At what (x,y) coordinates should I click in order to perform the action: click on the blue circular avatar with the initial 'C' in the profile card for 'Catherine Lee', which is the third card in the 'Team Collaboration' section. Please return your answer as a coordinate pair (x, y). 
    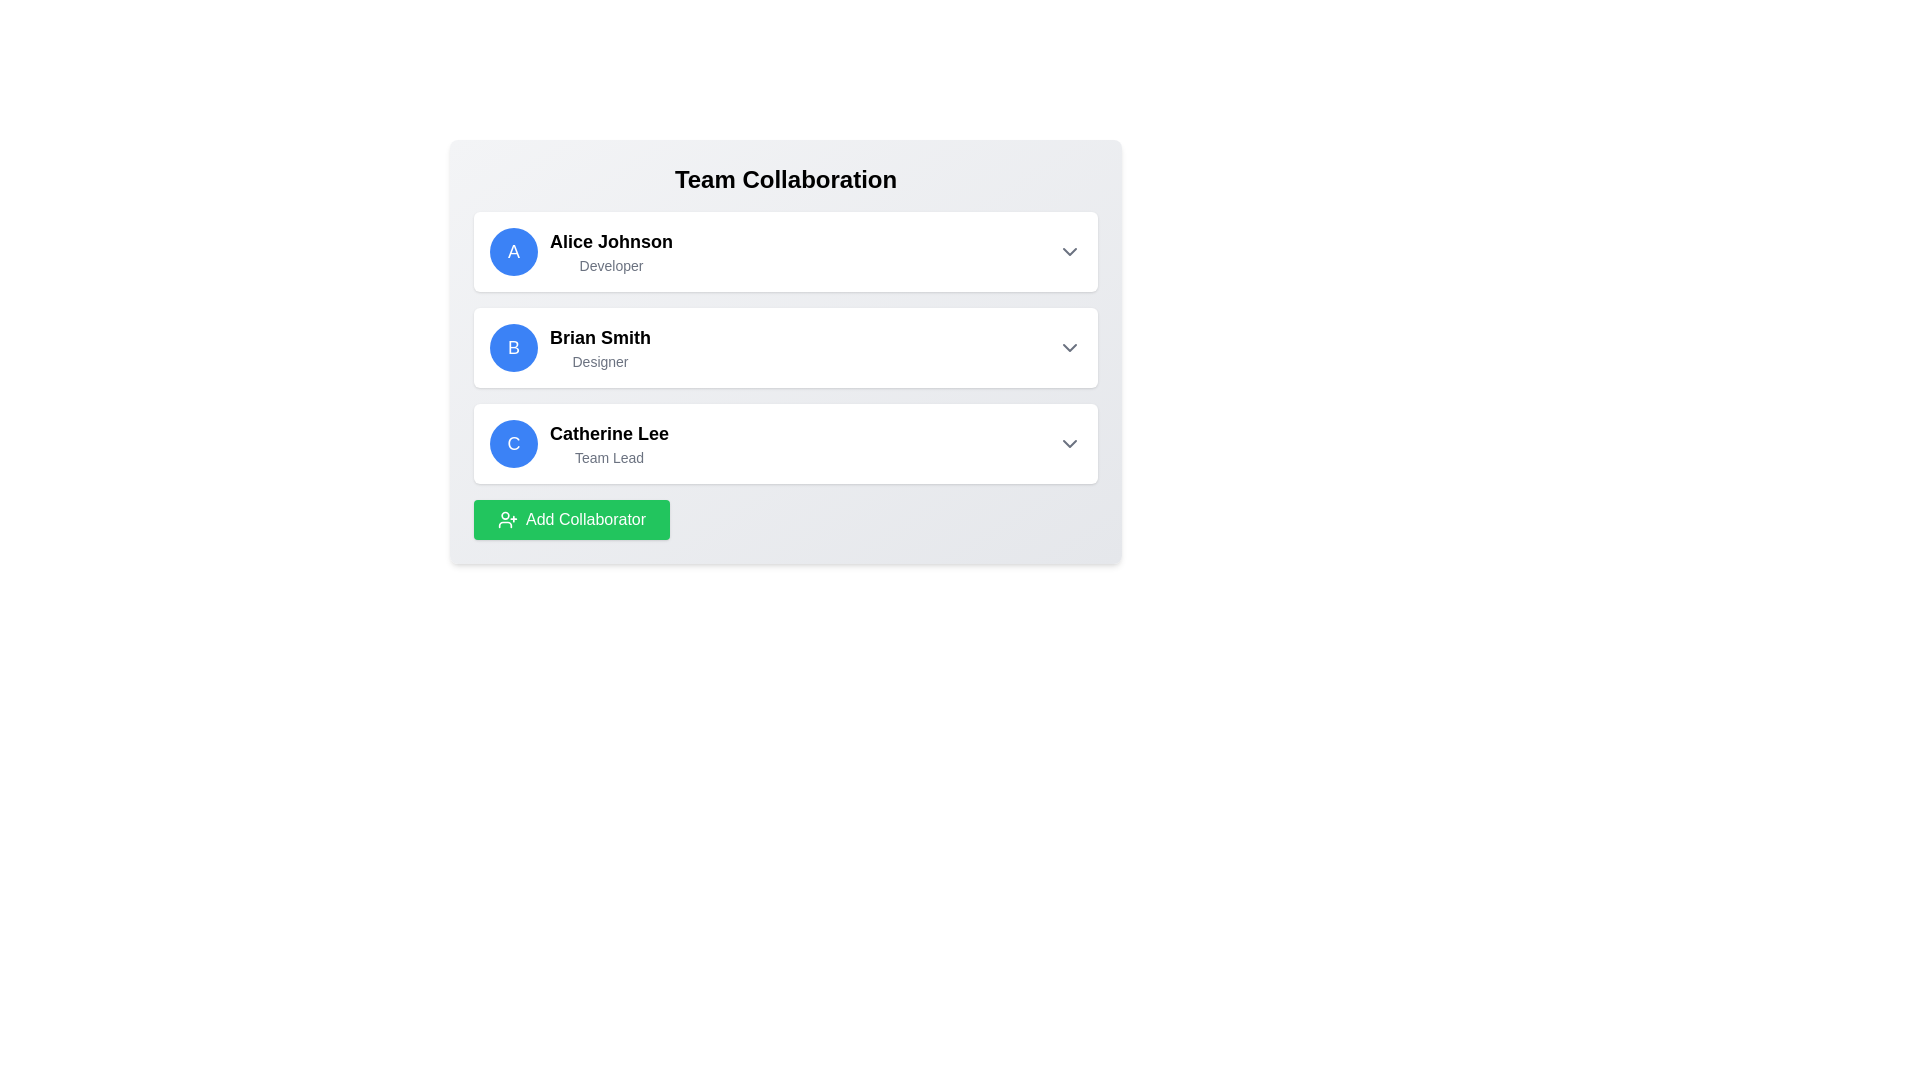
    Looking at the image, I should click on (578, 442).